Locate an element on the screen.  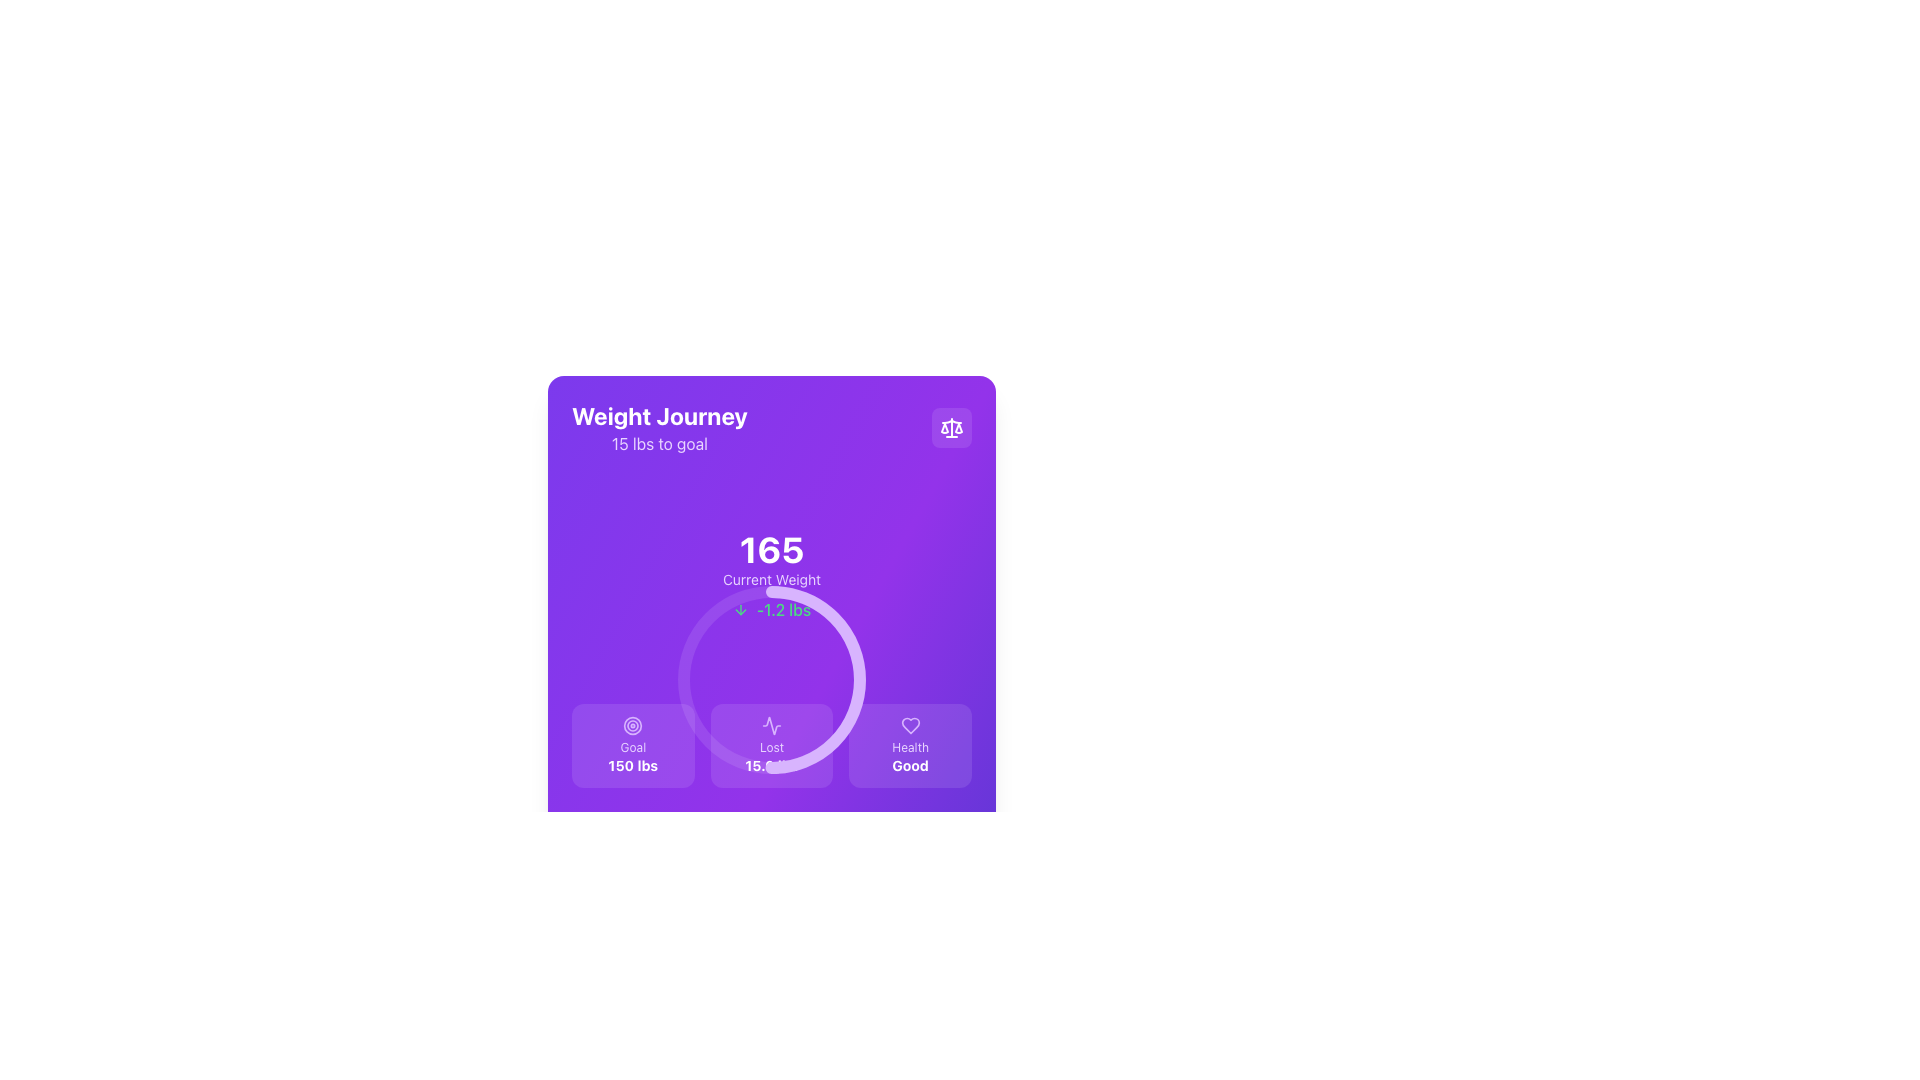
the Informative card that summarizes the weight lost by the user in pounds to possibly reveal more details is located at coordinates (771, 745).